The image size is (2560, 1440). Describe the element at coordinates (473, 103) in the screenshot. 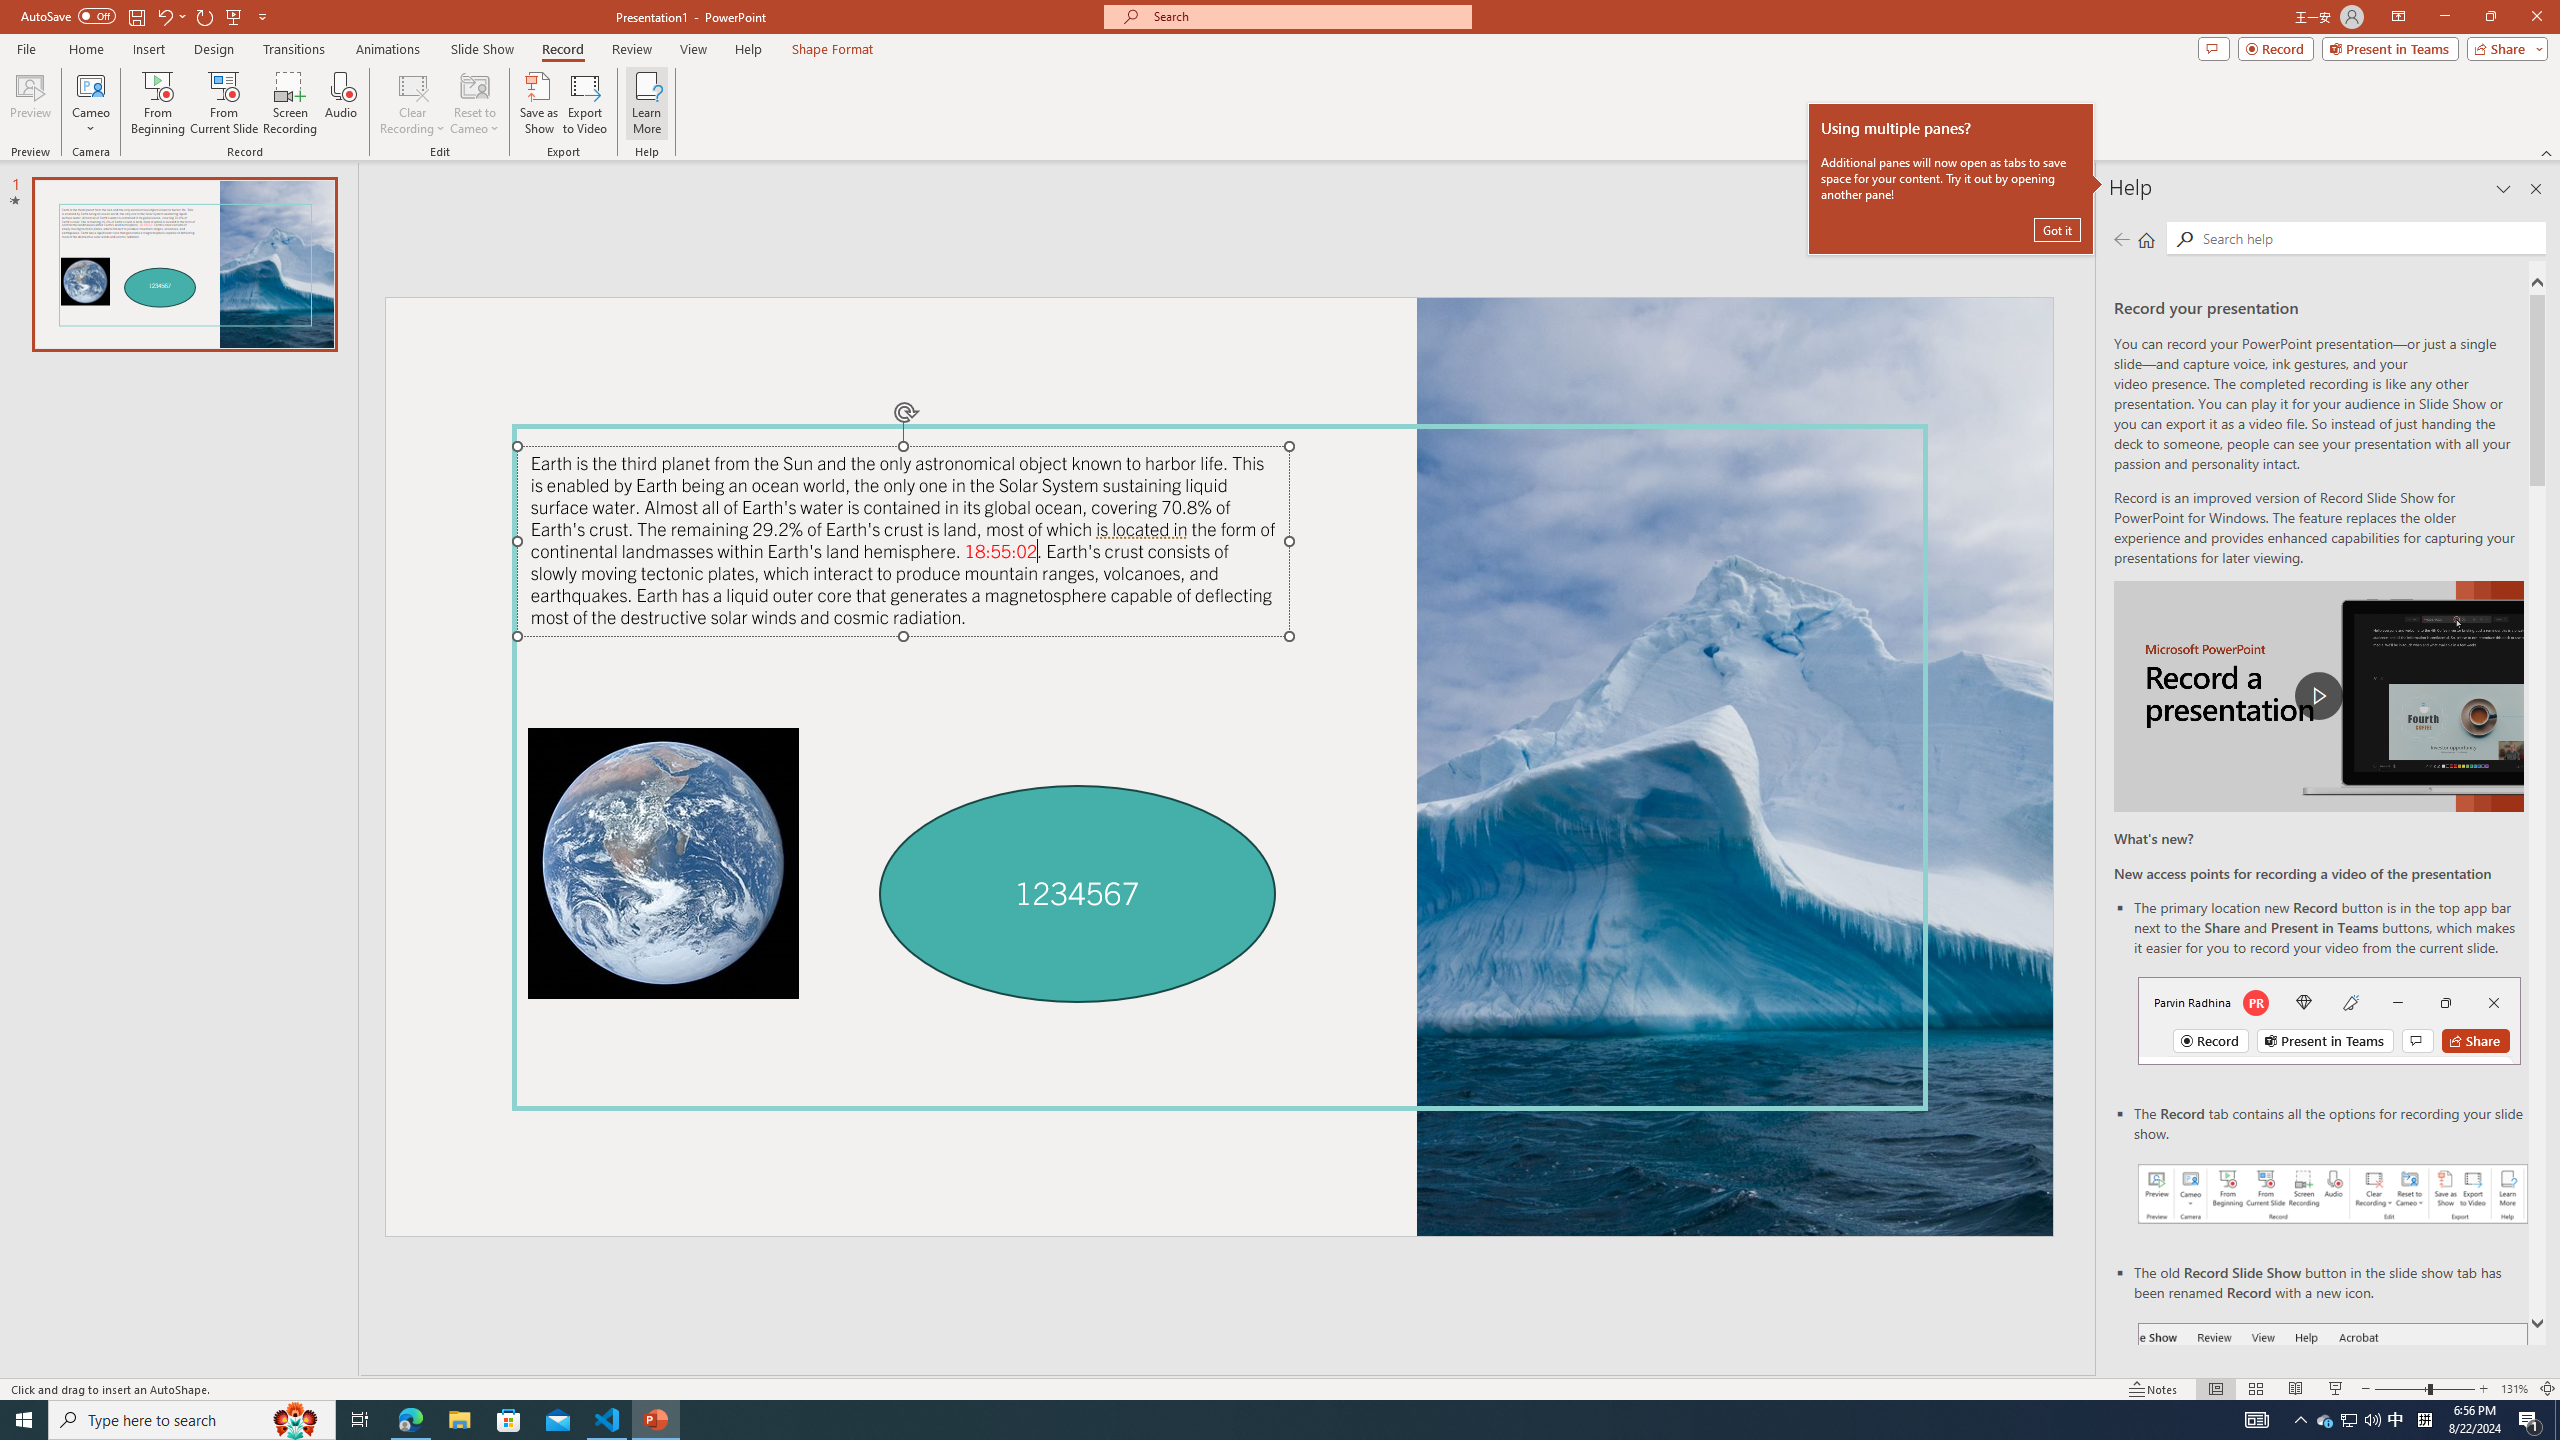

I see `'Reset to Cameo'` at that location.